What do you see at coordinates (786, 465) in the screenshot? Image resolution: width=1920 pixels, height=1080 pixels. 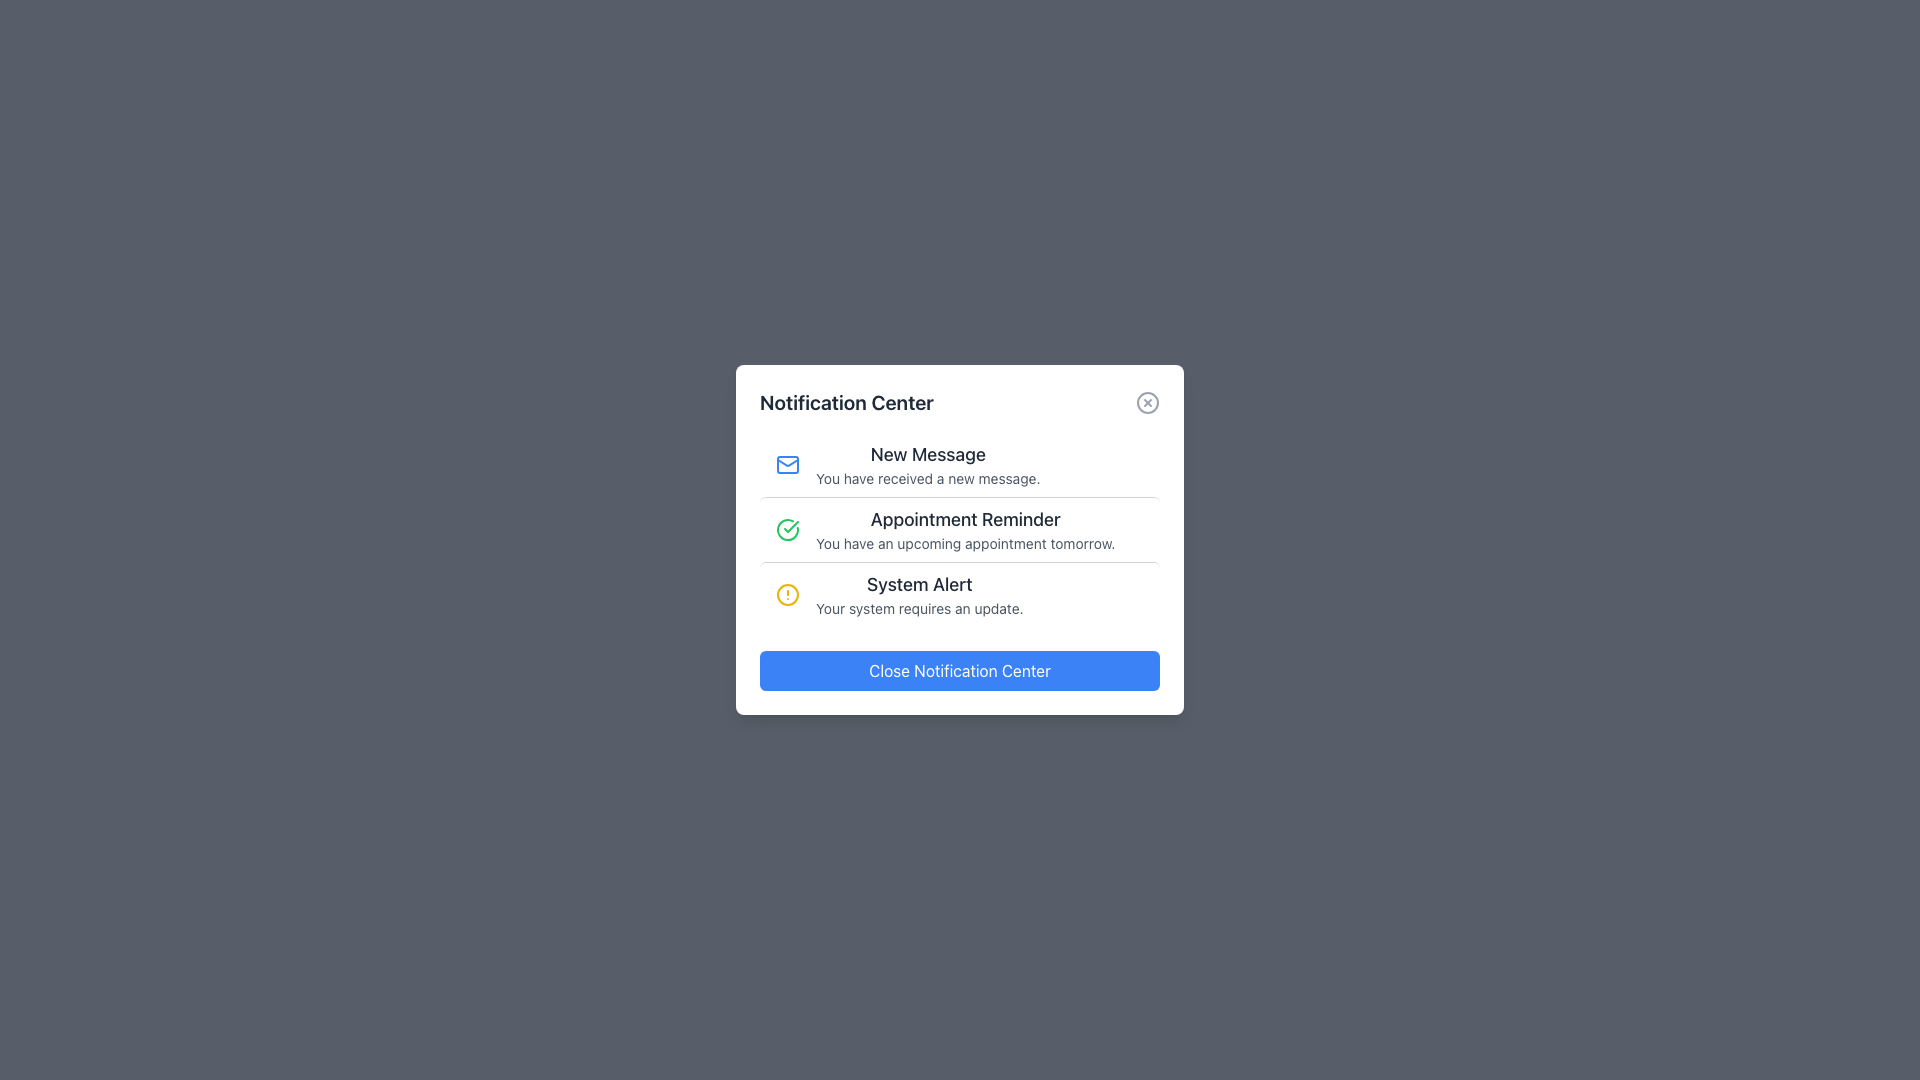 I see `the blue outlined mail icon resembling an envelope located to the left of the text 'New Message' in the notification panel` at bounding box center [786, 465].